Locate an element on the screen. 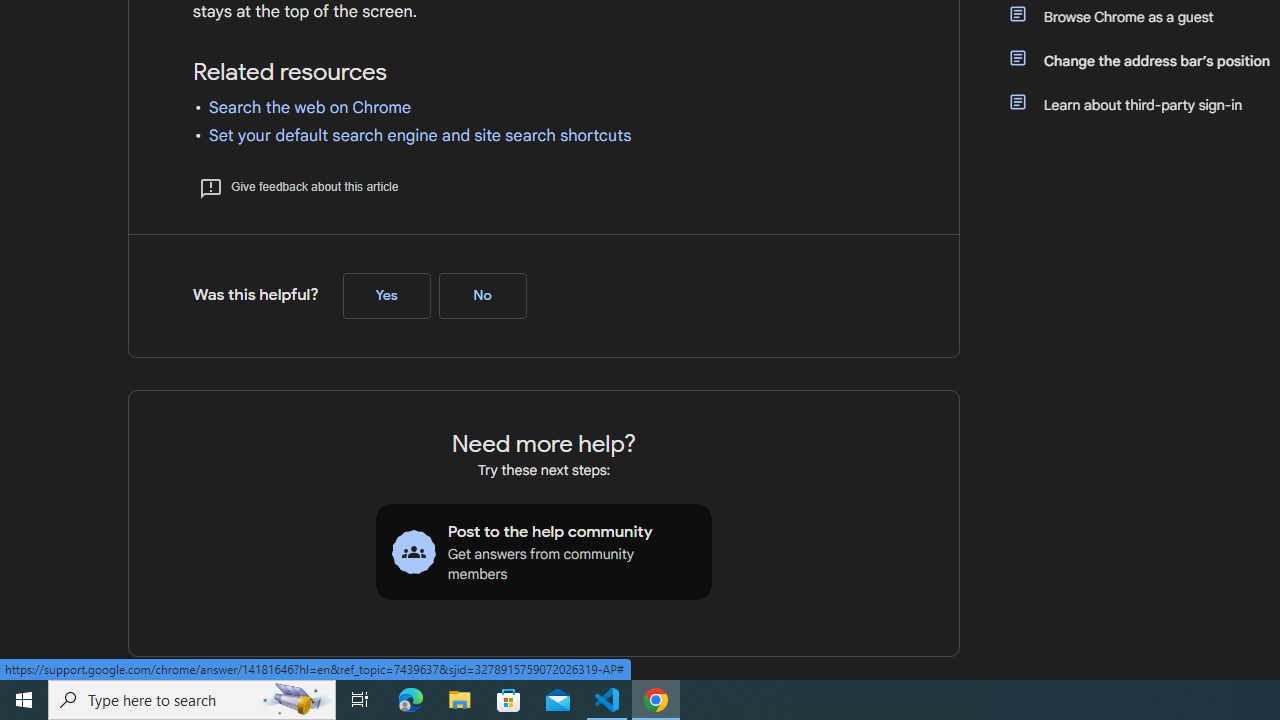  'Give feedback about this article' is located at coordinates (297, 186).